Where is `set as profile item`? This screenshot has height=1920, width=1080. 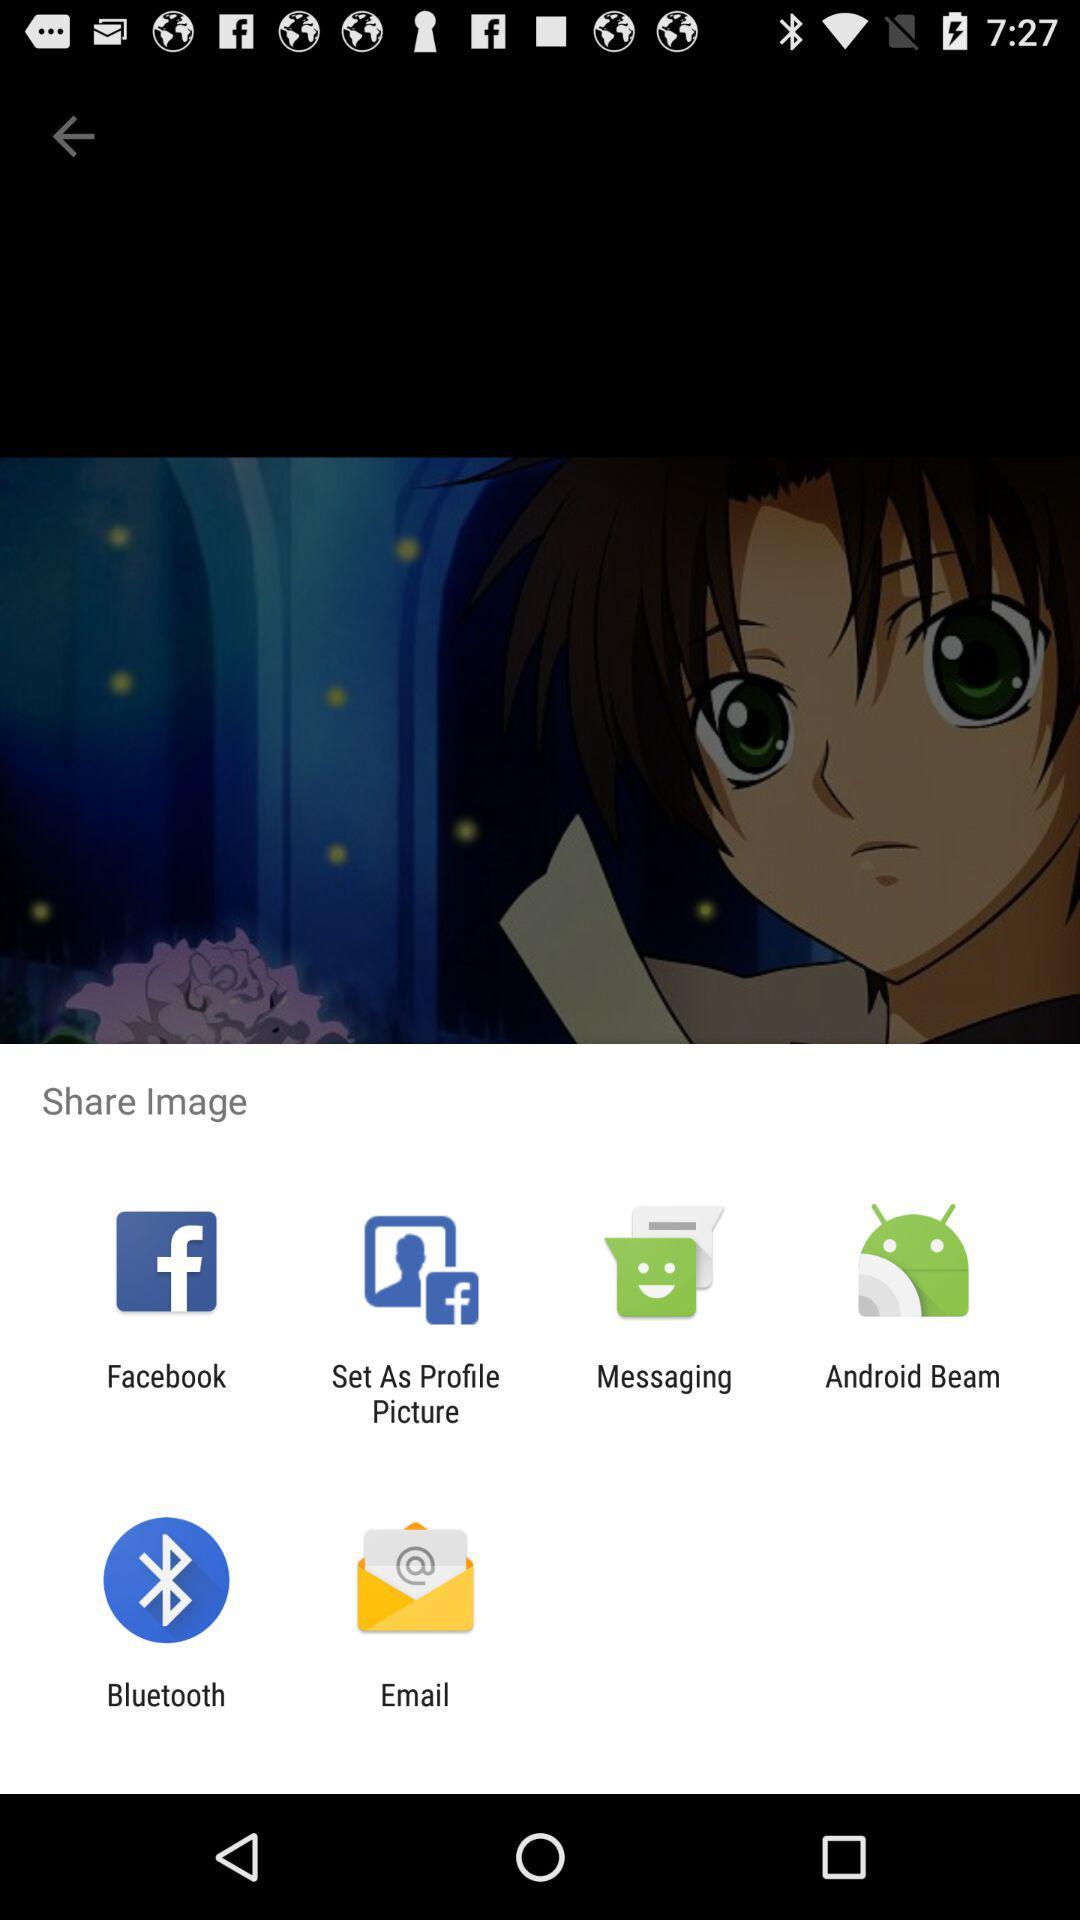 set as profile item is located at coordinates (414, 1392).